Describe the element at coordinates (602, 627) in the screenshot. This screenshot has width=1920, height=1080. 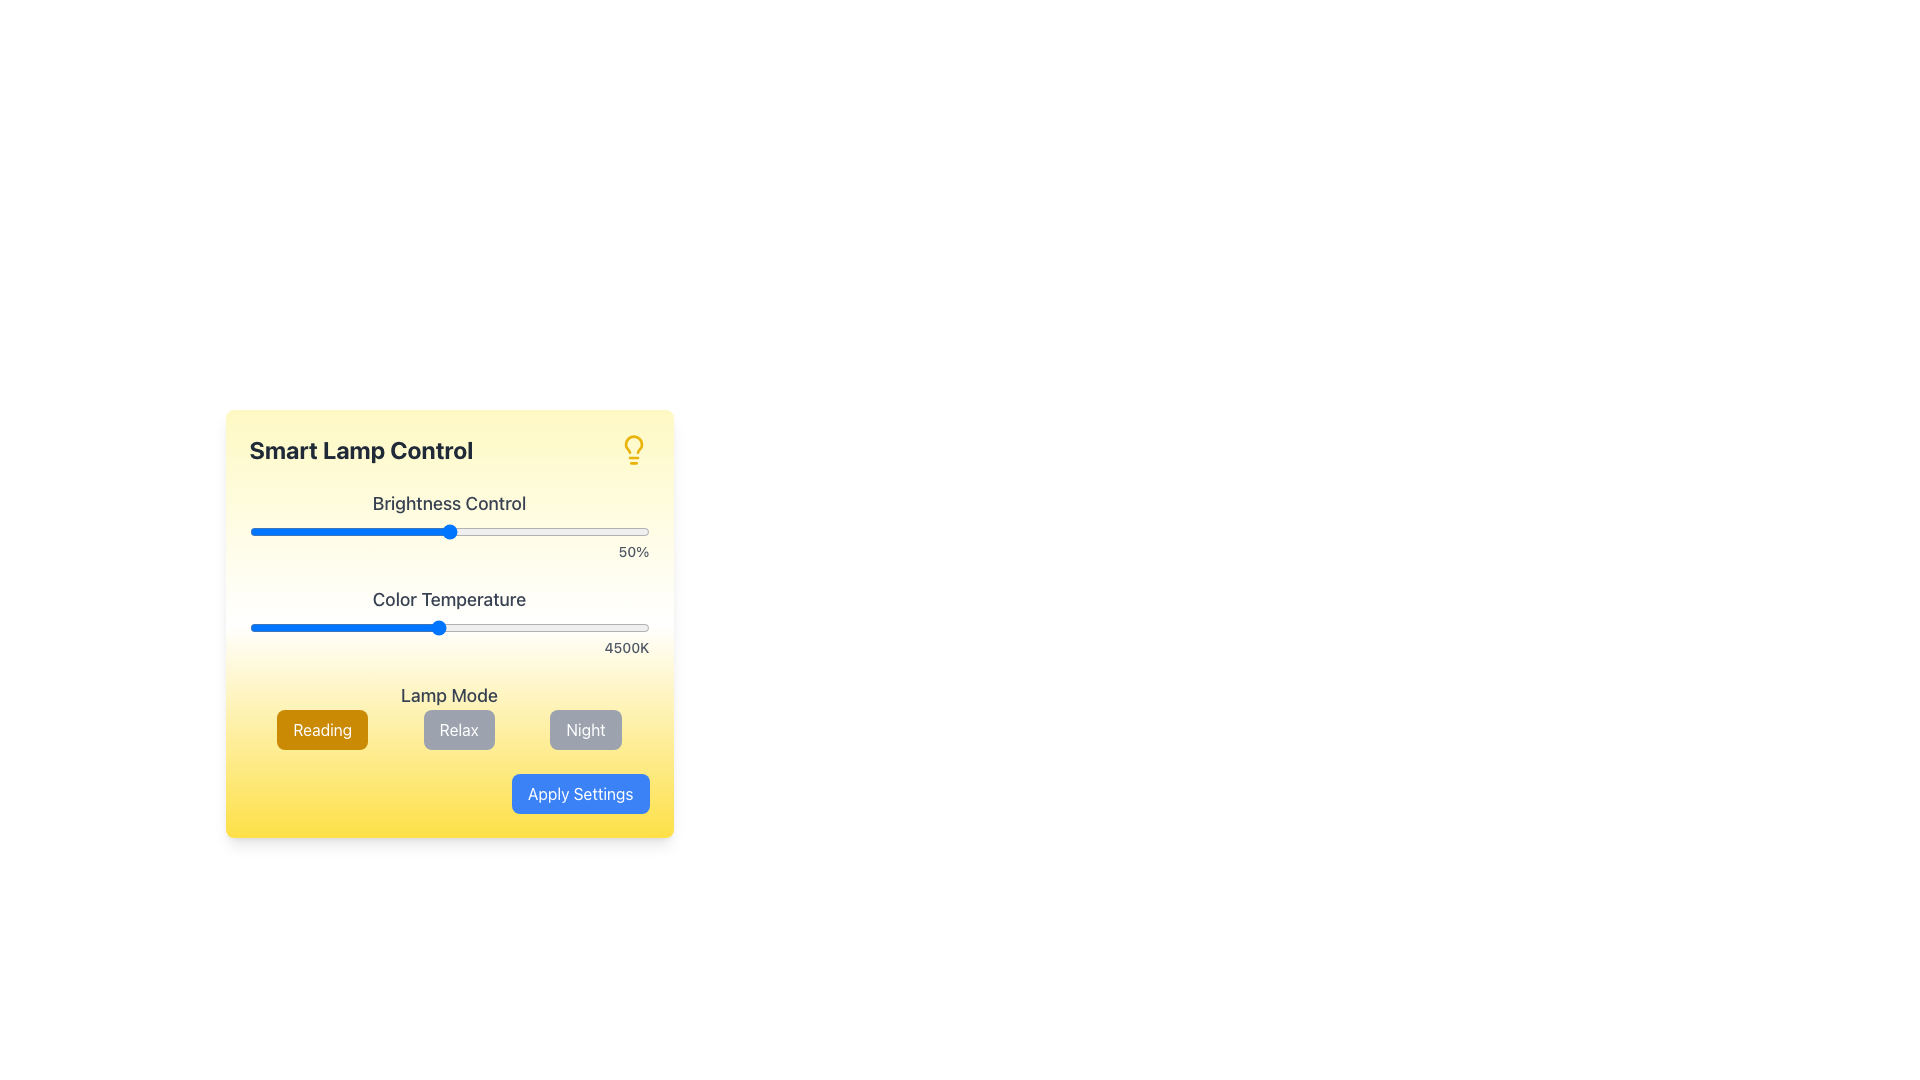
I see `the color temperature` at that location.